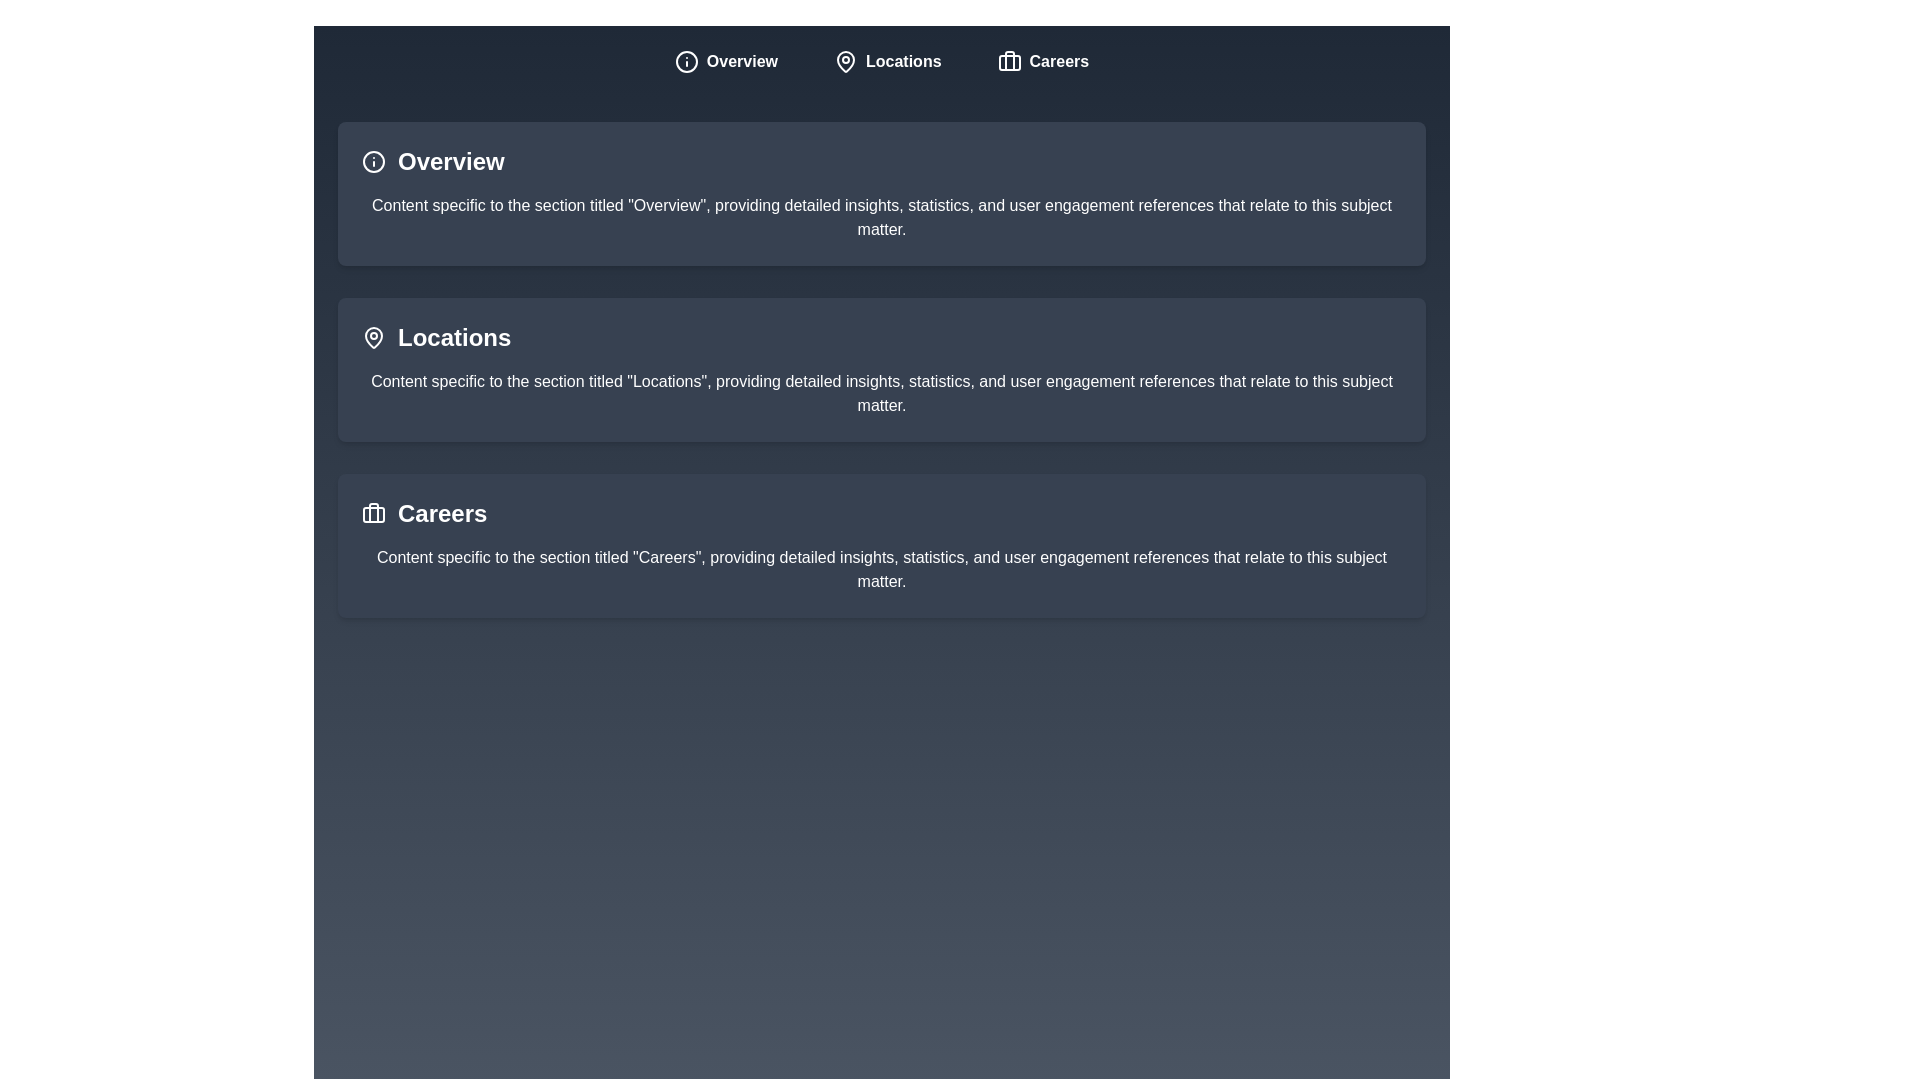 This screenshot has height=1080, width=1920. I want to click on the briefcase icon in the navigation bar, so click(1009, 60).